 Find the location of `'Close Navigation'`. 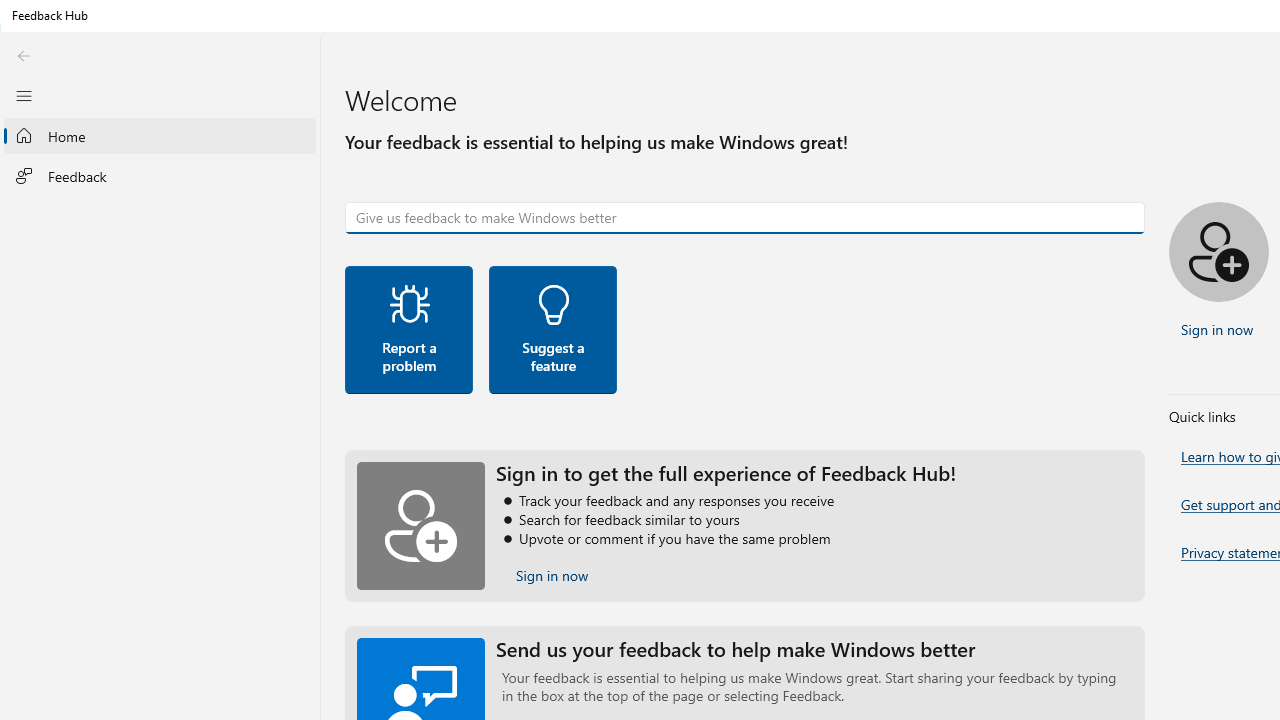

'Close Navigation' is located at coordinates (23, 95).